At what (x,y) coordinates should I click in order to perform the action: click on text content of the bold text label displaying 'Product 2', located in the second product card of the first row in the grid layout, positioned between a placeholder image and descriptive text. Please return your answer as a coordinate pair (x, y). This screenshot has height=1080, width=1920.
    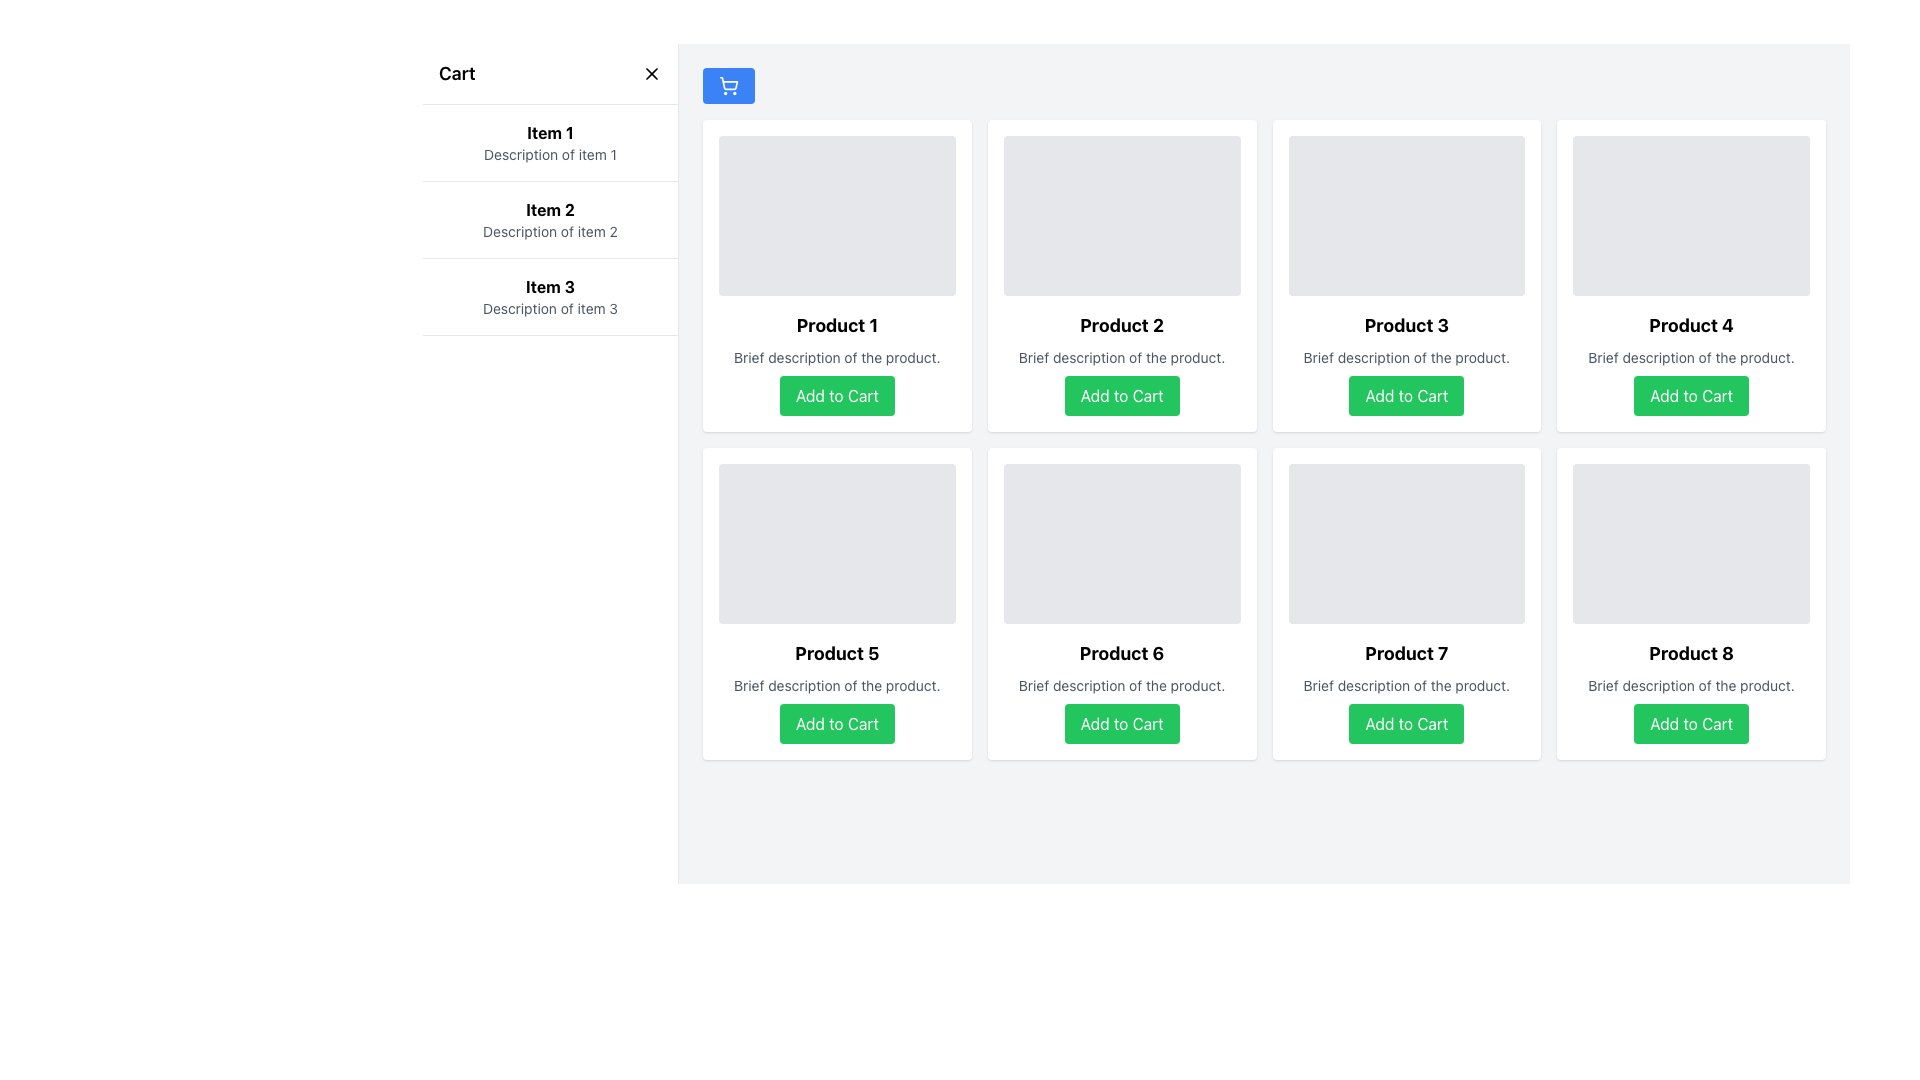
    Looking at the image, I should click on (1122, 325).